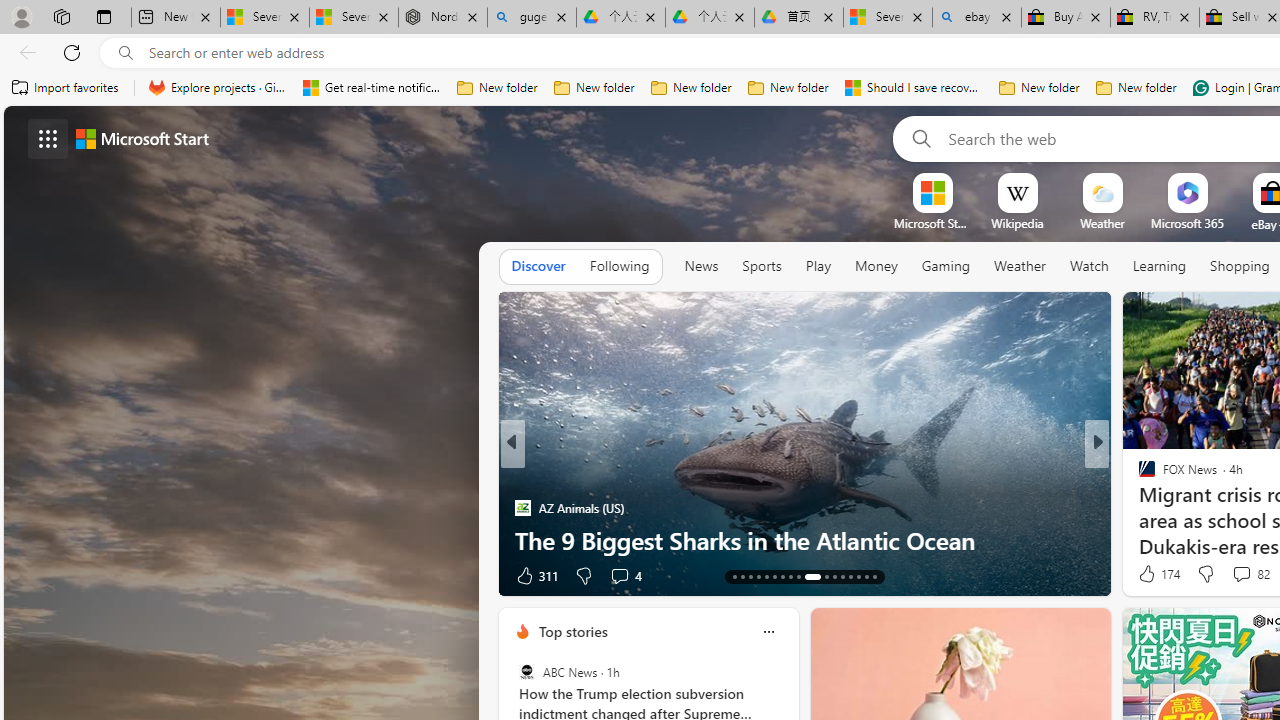  What do you see at coordinates (1064, 17) in the screenshot?
I see `'Buy Auto Parts & Accessories | eBay'` at bounding box center [1064, 17].